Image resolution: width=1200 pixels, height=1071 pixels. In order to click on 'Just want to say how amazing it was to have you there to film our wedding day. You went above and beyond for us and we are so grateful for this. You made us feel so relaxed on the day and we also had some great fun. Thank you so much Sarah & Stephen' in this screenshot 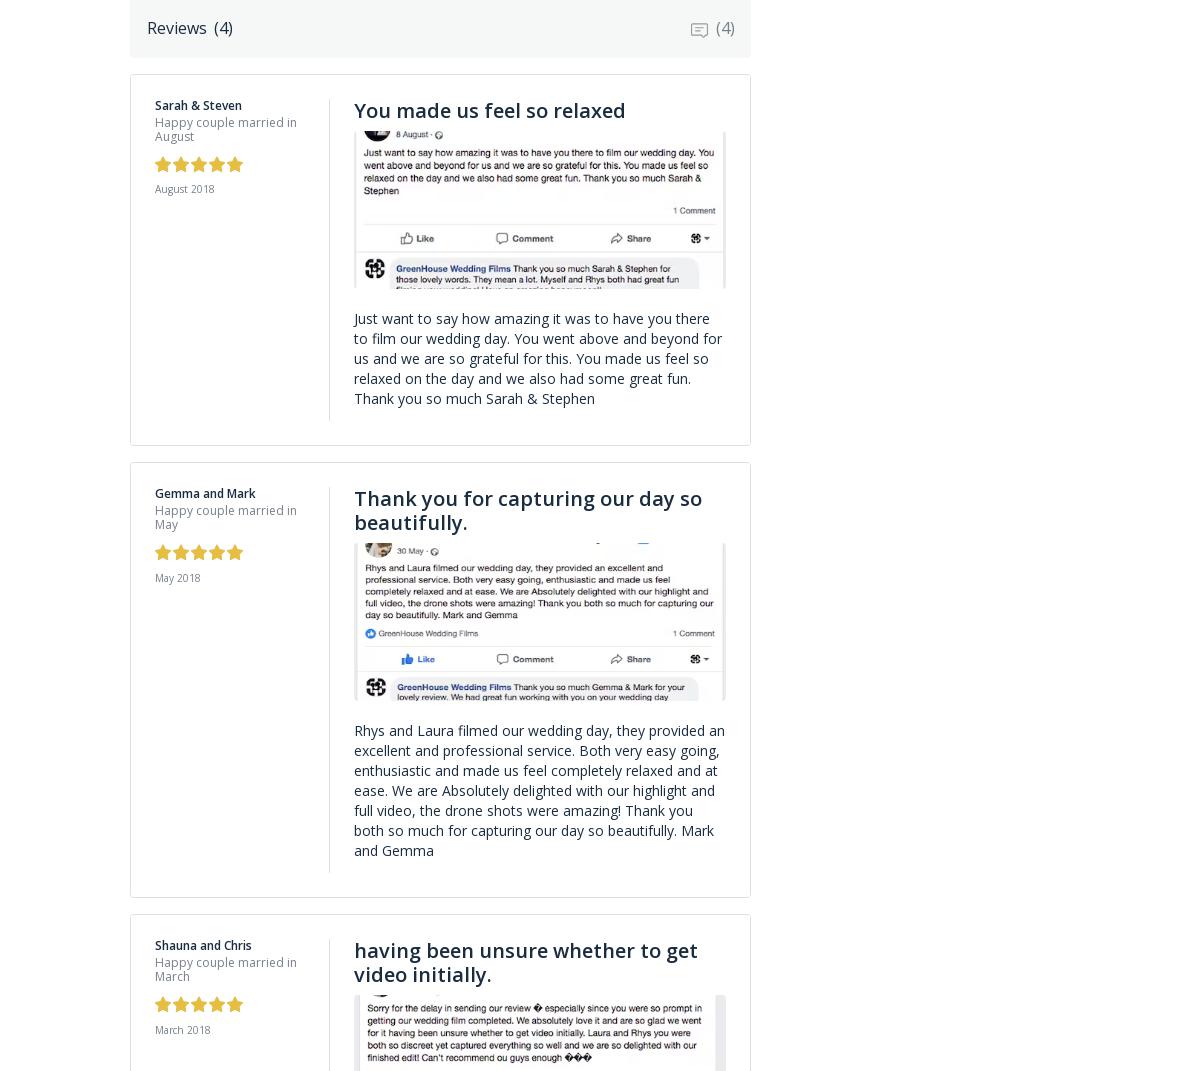, I will do `click(536, 357)`.